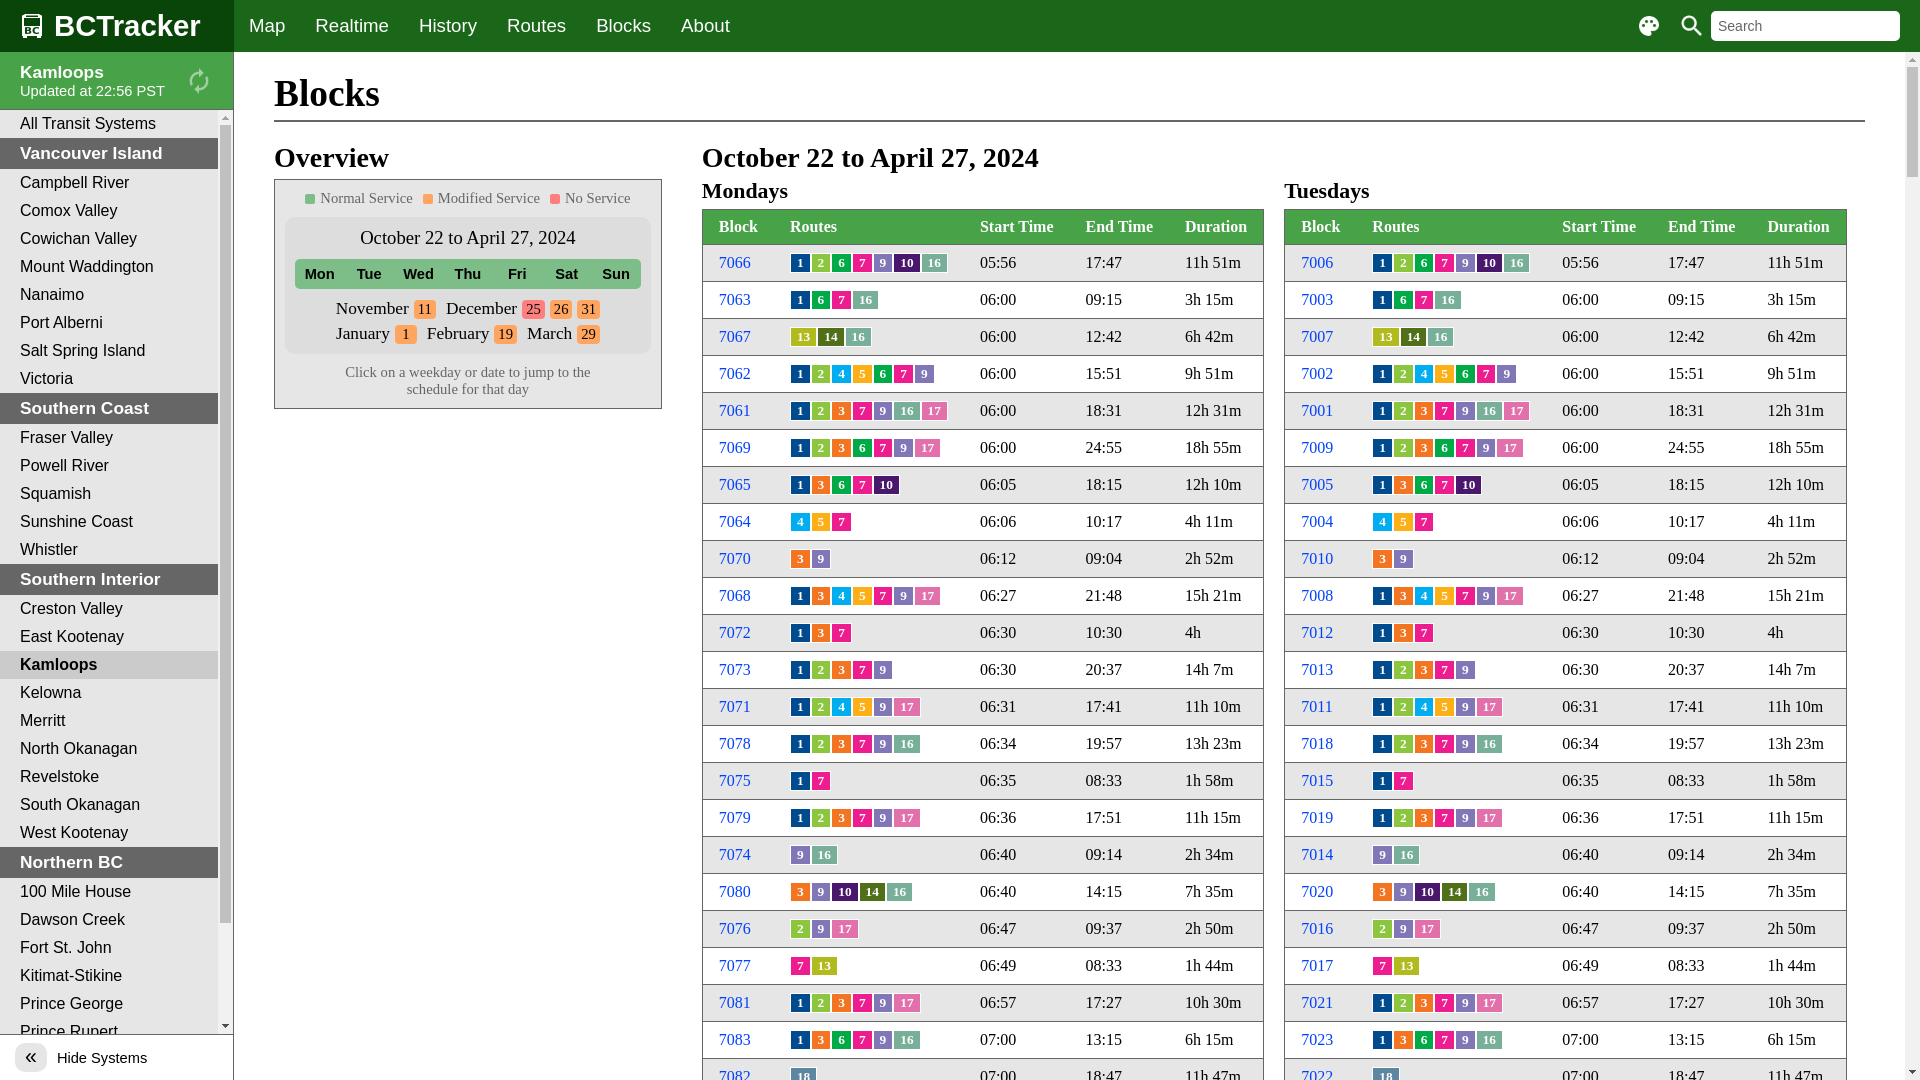 This screenshot has width=1920, height=1080. I want to click on '7', so click(862, 670).